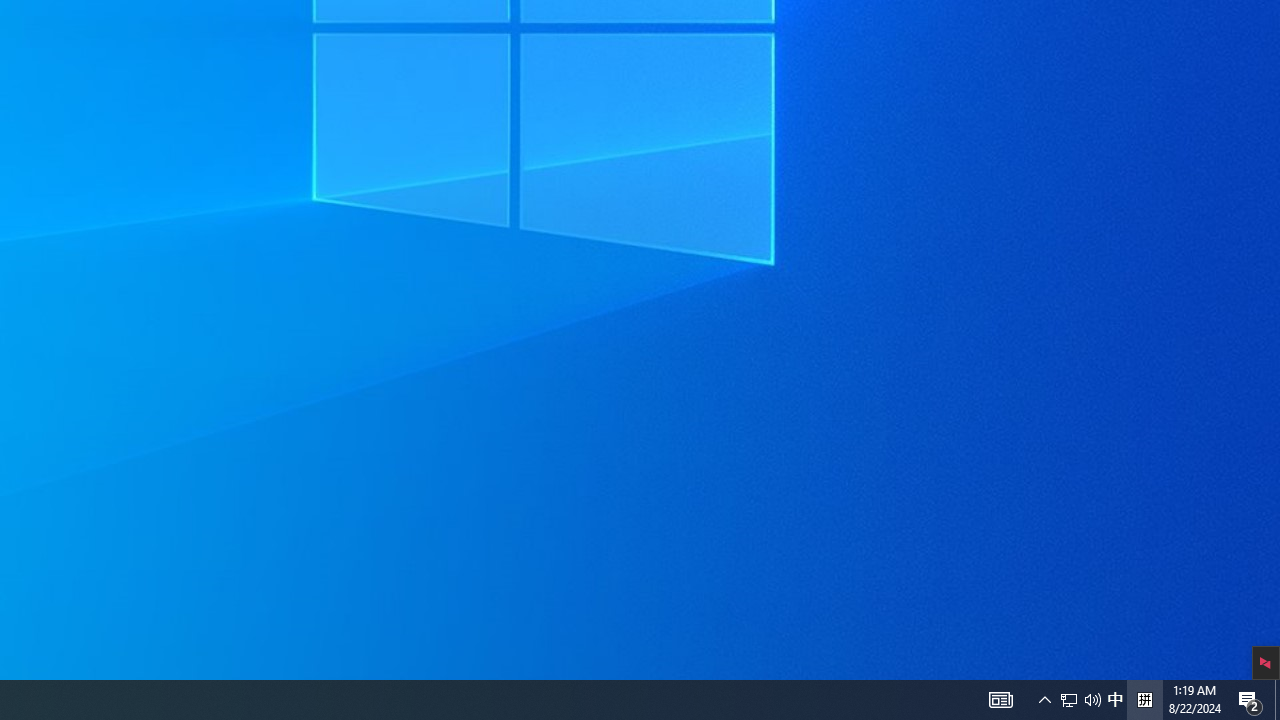 This screenshot has height=720, width=1280. What do you see at coordinates (1276, 698) in the screenshot?
I see `'Show desktop'` at bounding box center [1276, 698].